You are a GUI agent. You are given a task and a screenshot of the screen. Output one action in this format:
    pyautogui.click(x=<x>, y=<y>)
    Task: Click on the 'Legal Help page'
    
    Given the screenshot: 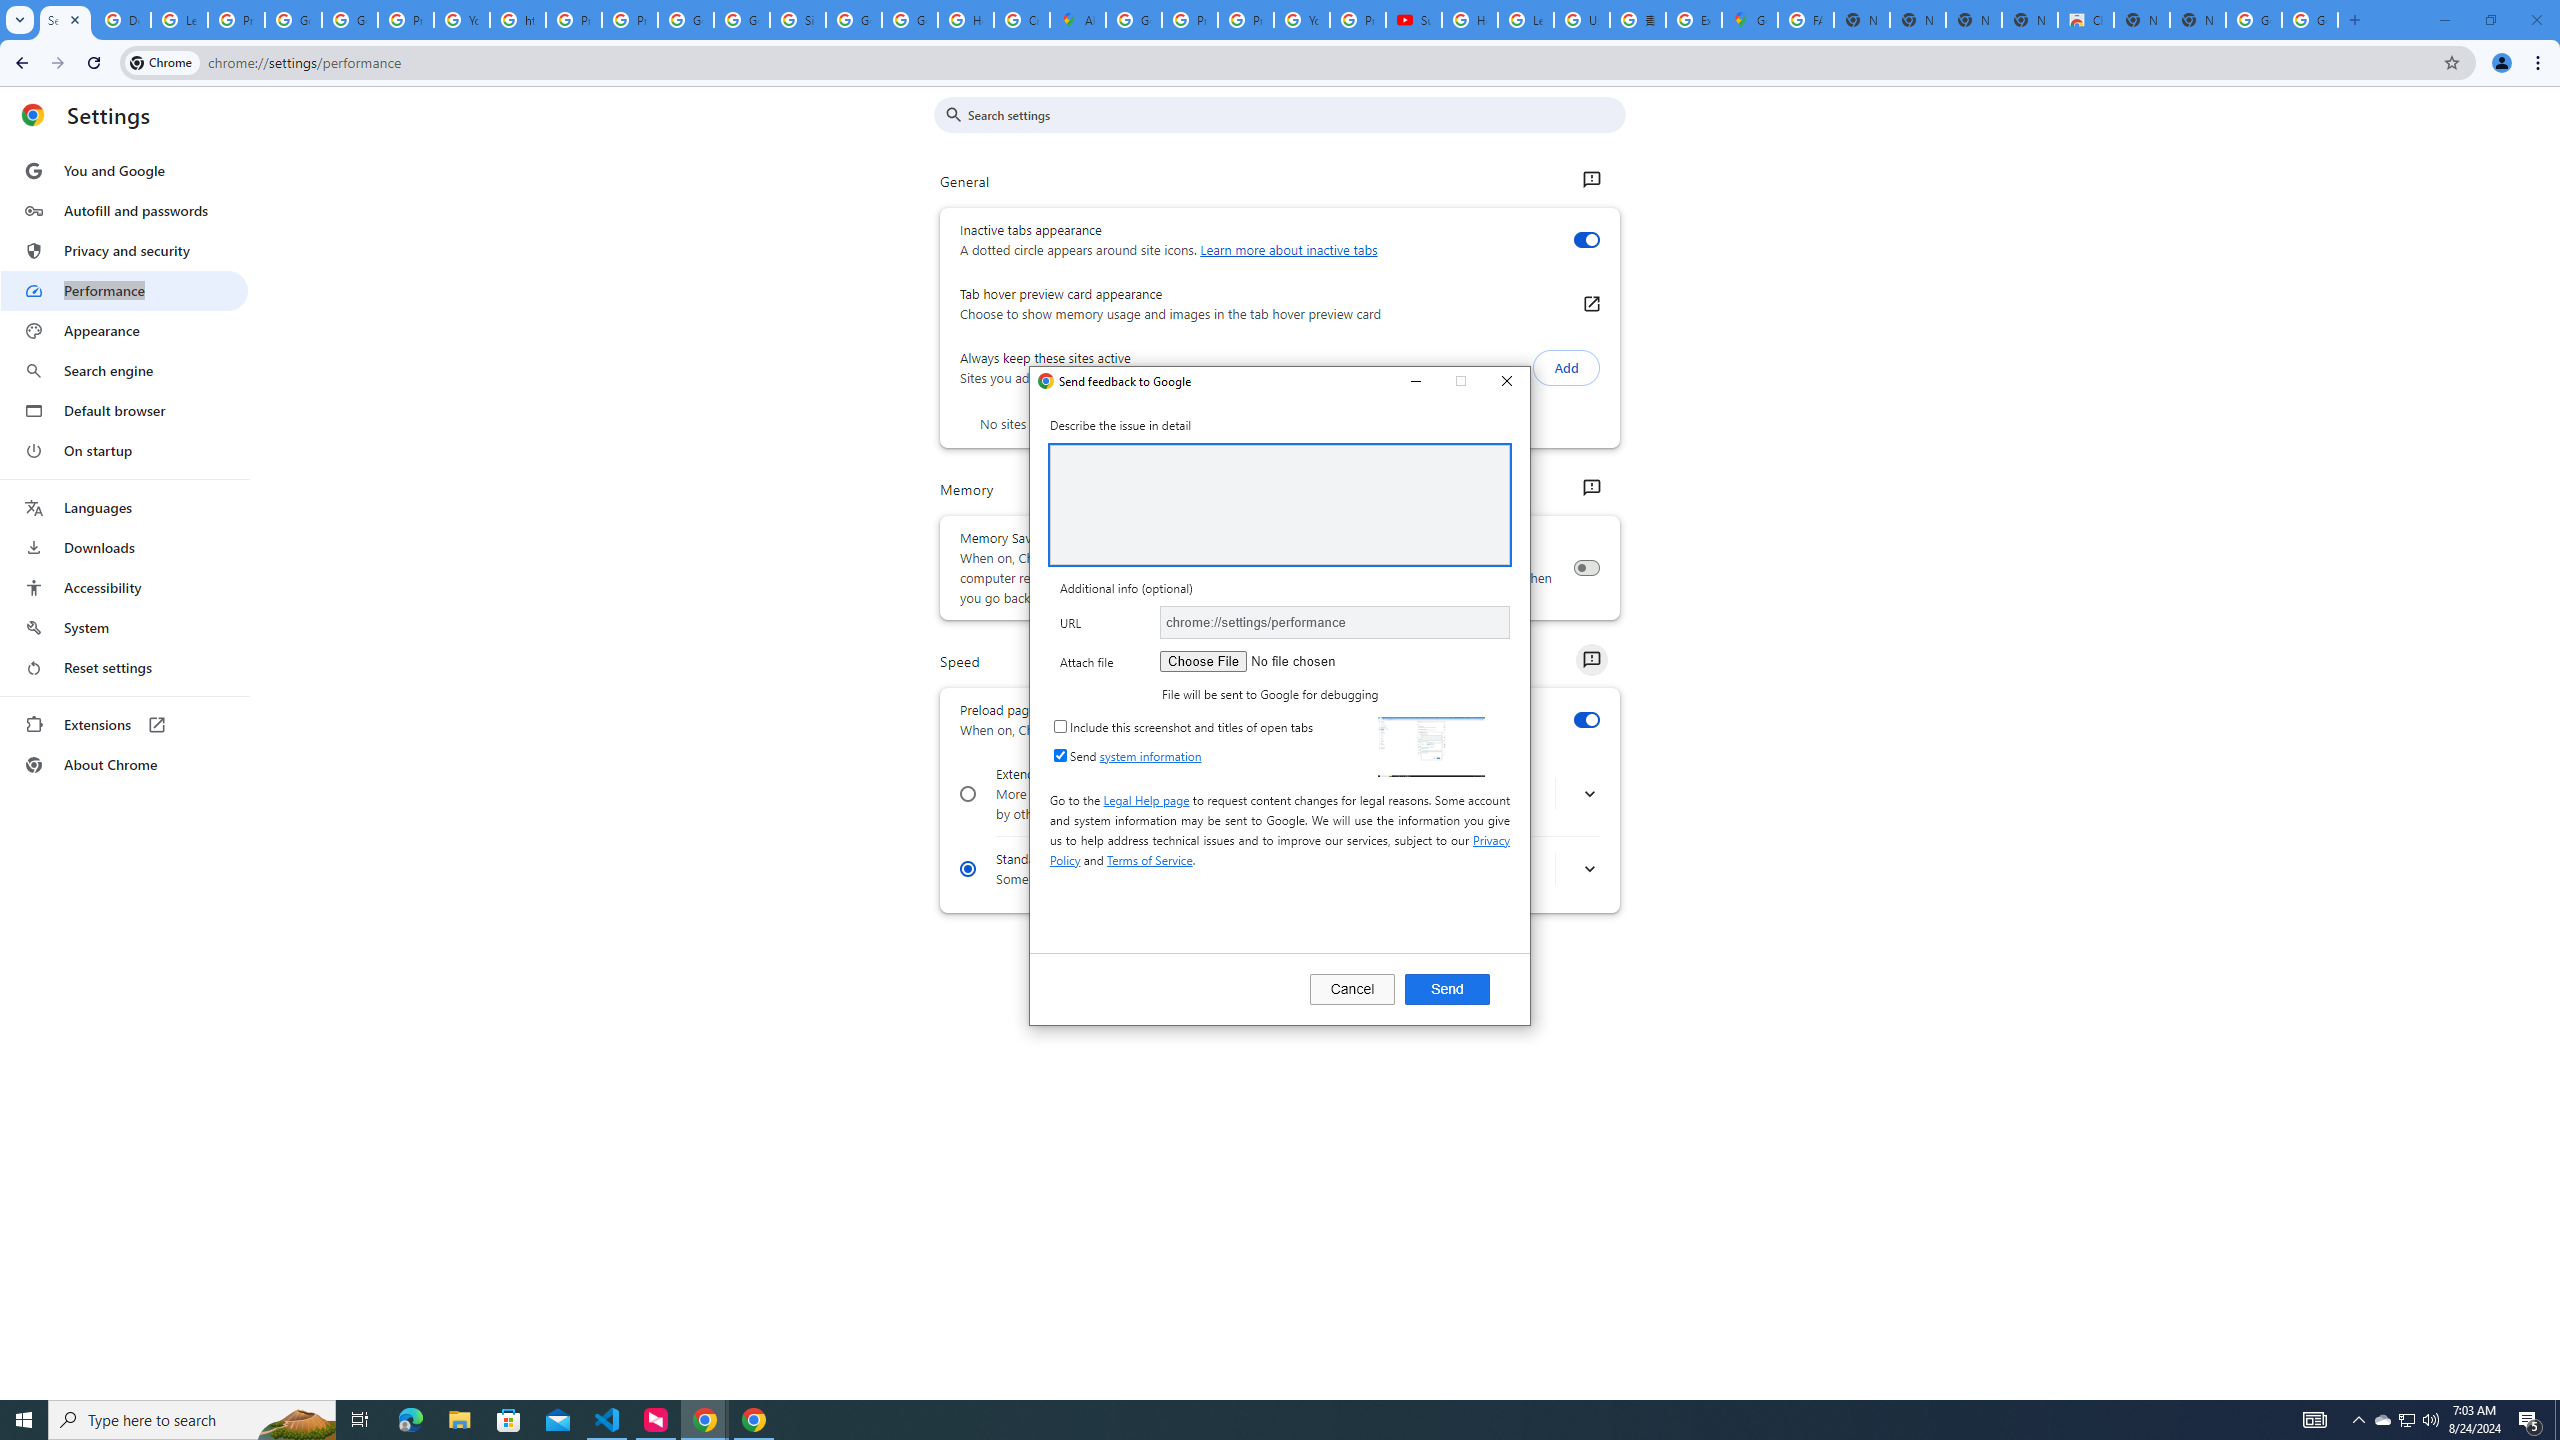 What is the action you would take?
    pyautogui.click(x=1145, y=798)
    